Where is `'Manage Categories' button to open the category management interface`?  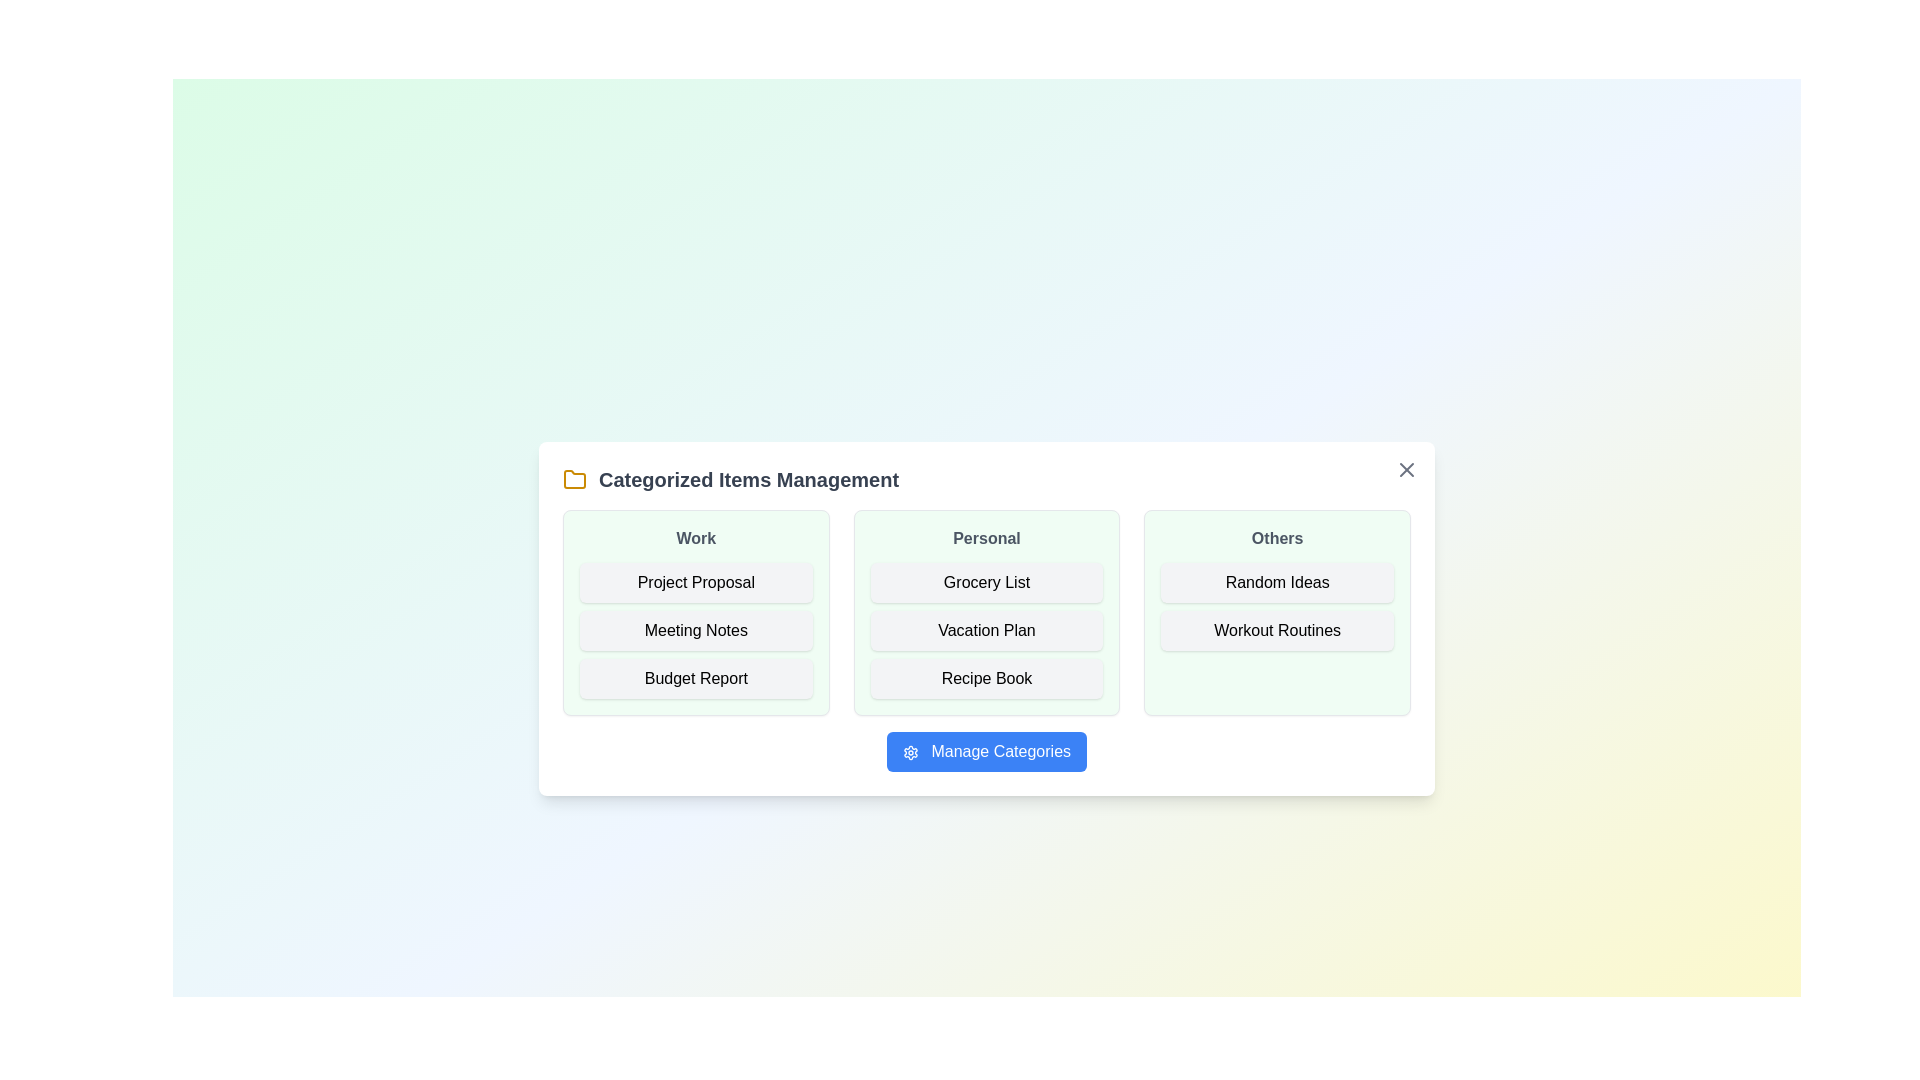
'Manage Categories' button to open the category management interface is located at coordinates (987, 752).